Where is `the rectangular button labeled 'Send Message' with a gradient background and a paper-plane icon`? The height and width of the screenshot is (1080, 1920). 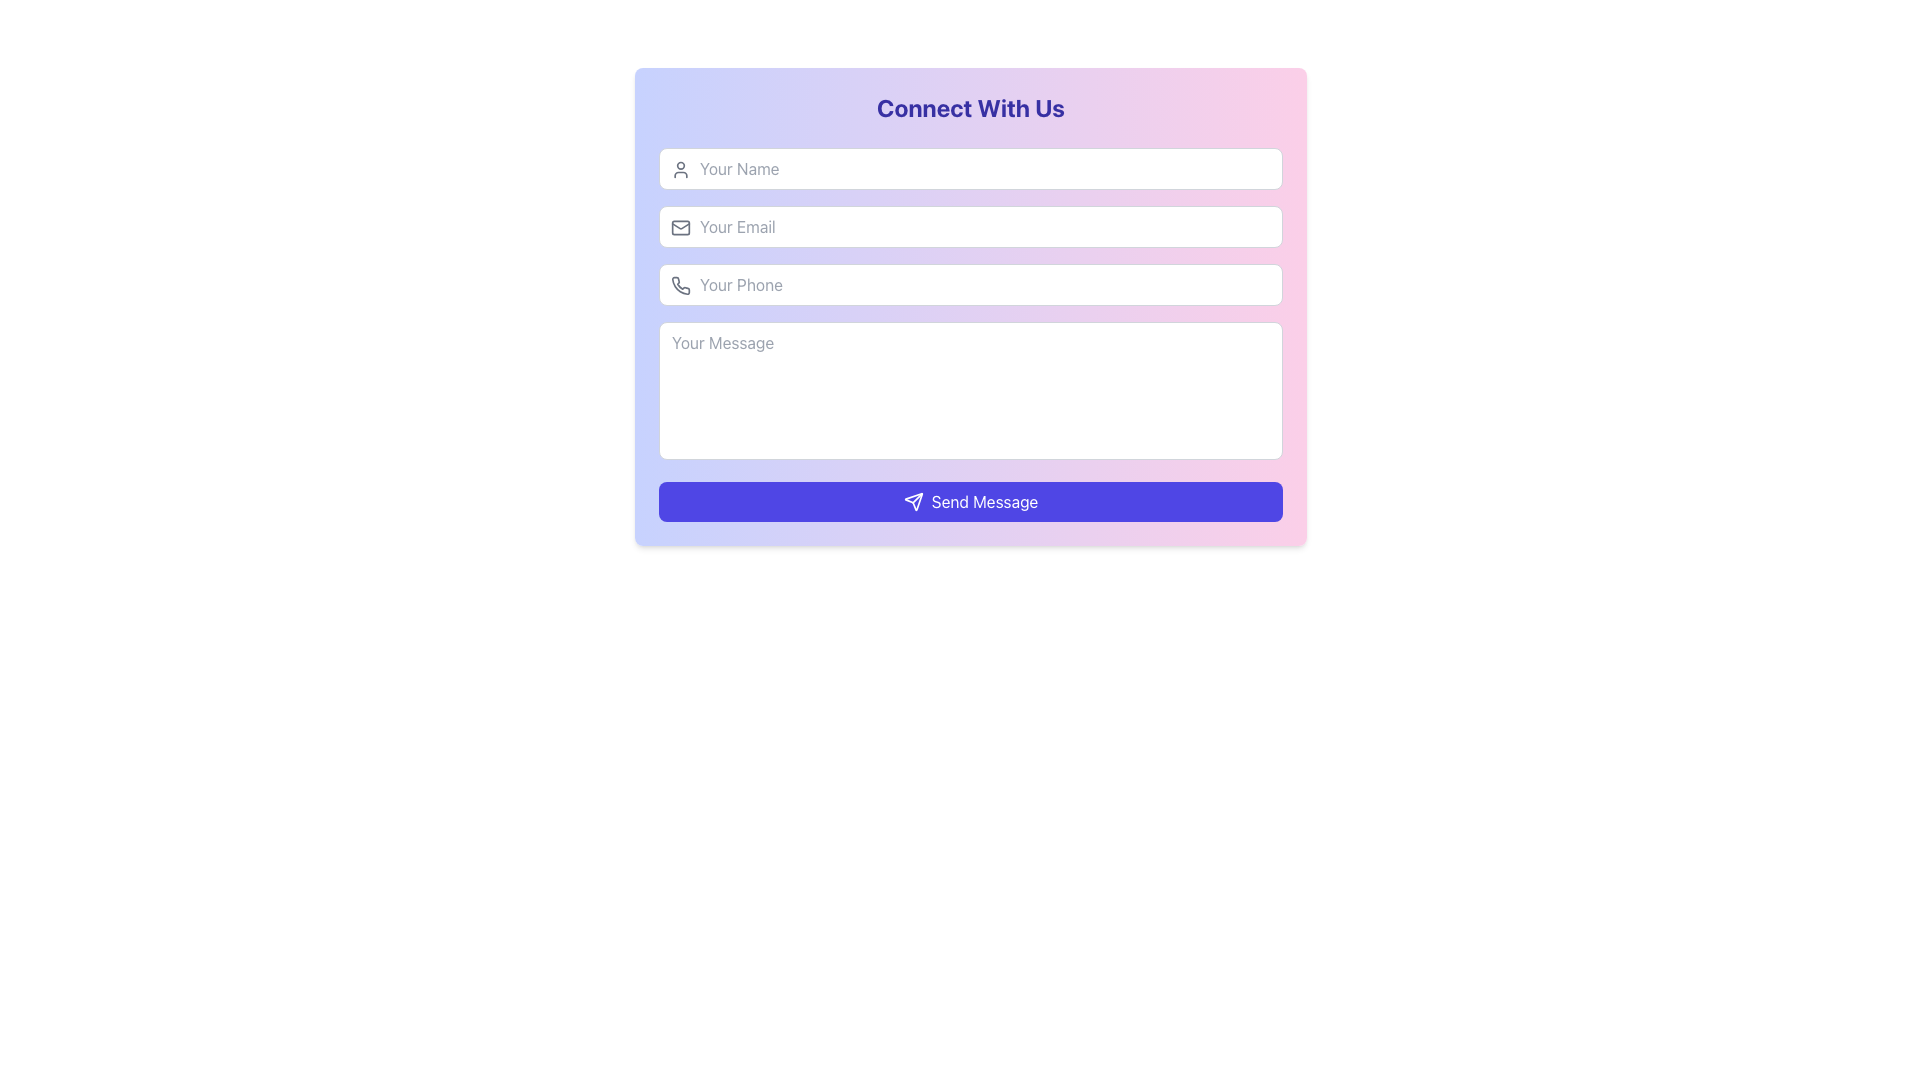
the rectangular button labeled 'Send Message' with a gradient background and a paper-plane icon is located at coordinates (970, 500).